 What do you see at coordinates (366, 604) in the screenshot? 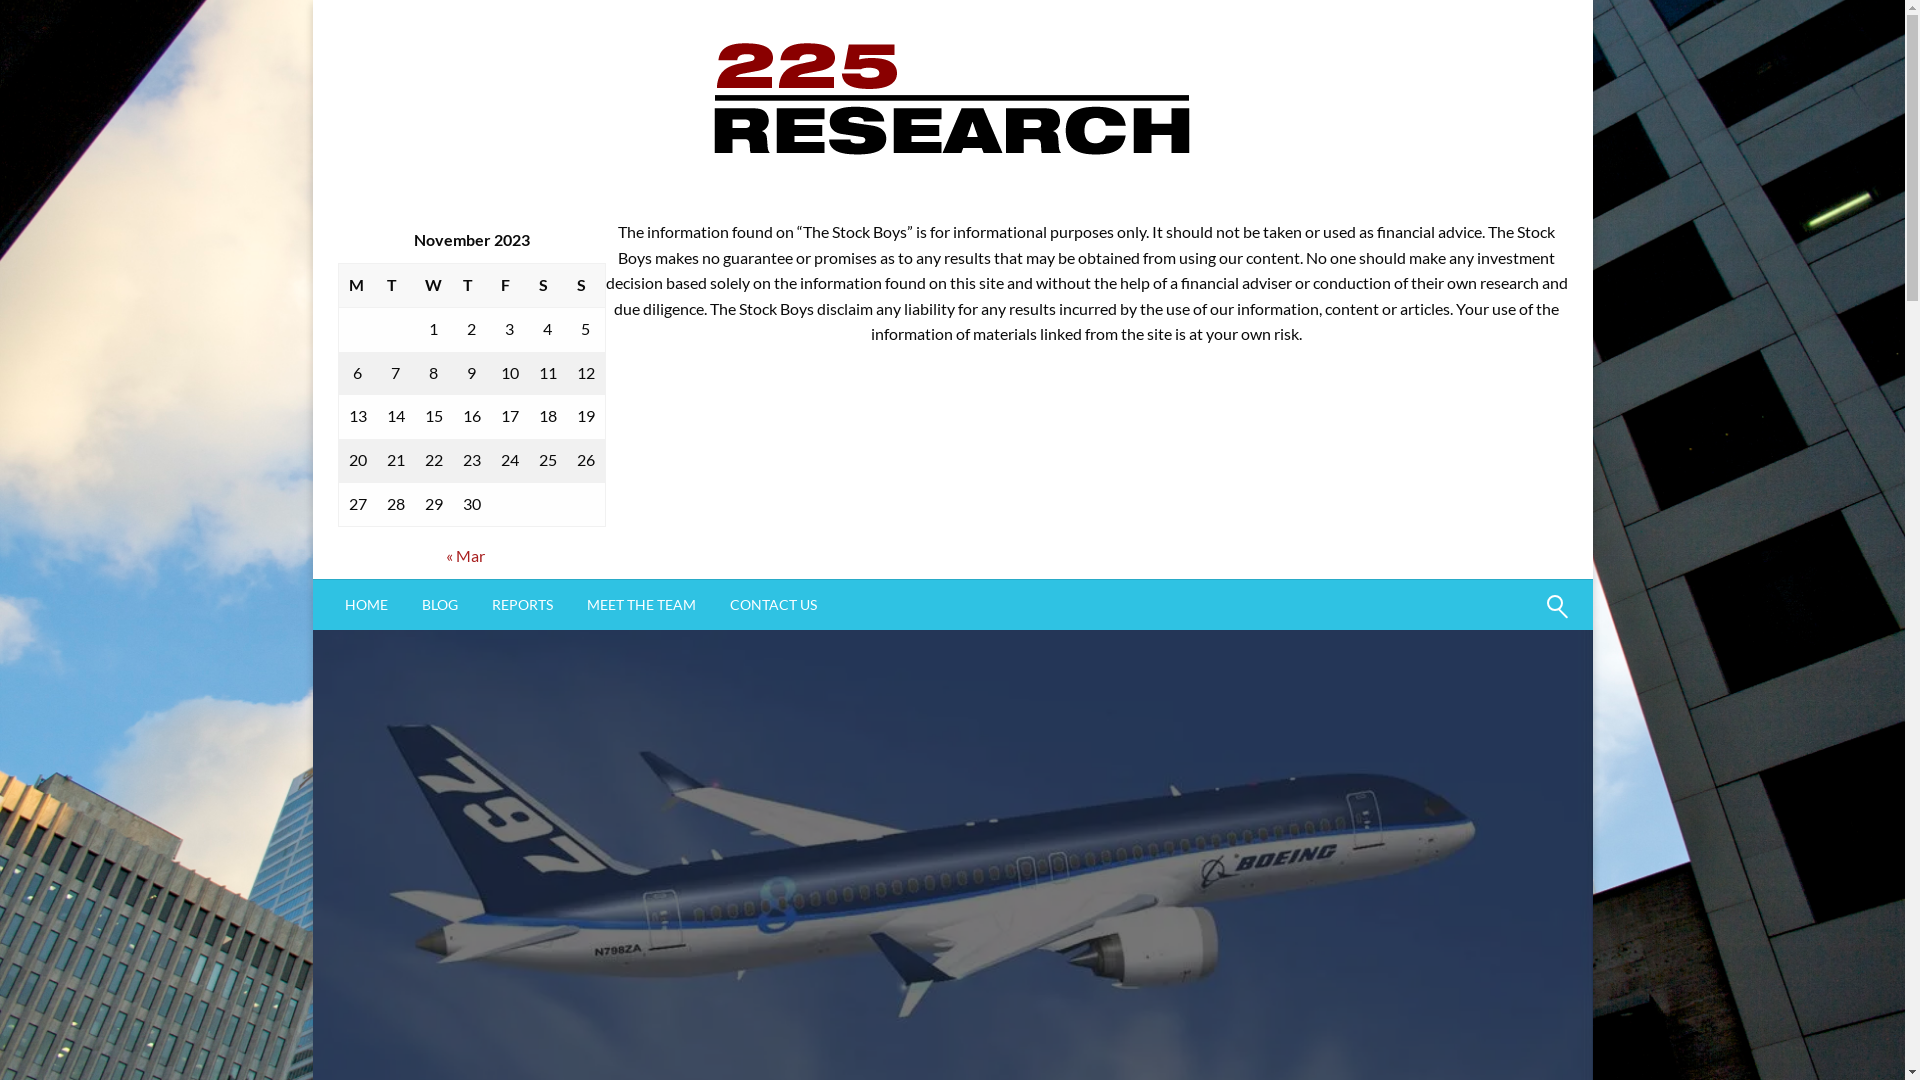
I see `'HOME'` at bounding box center [366, 604].